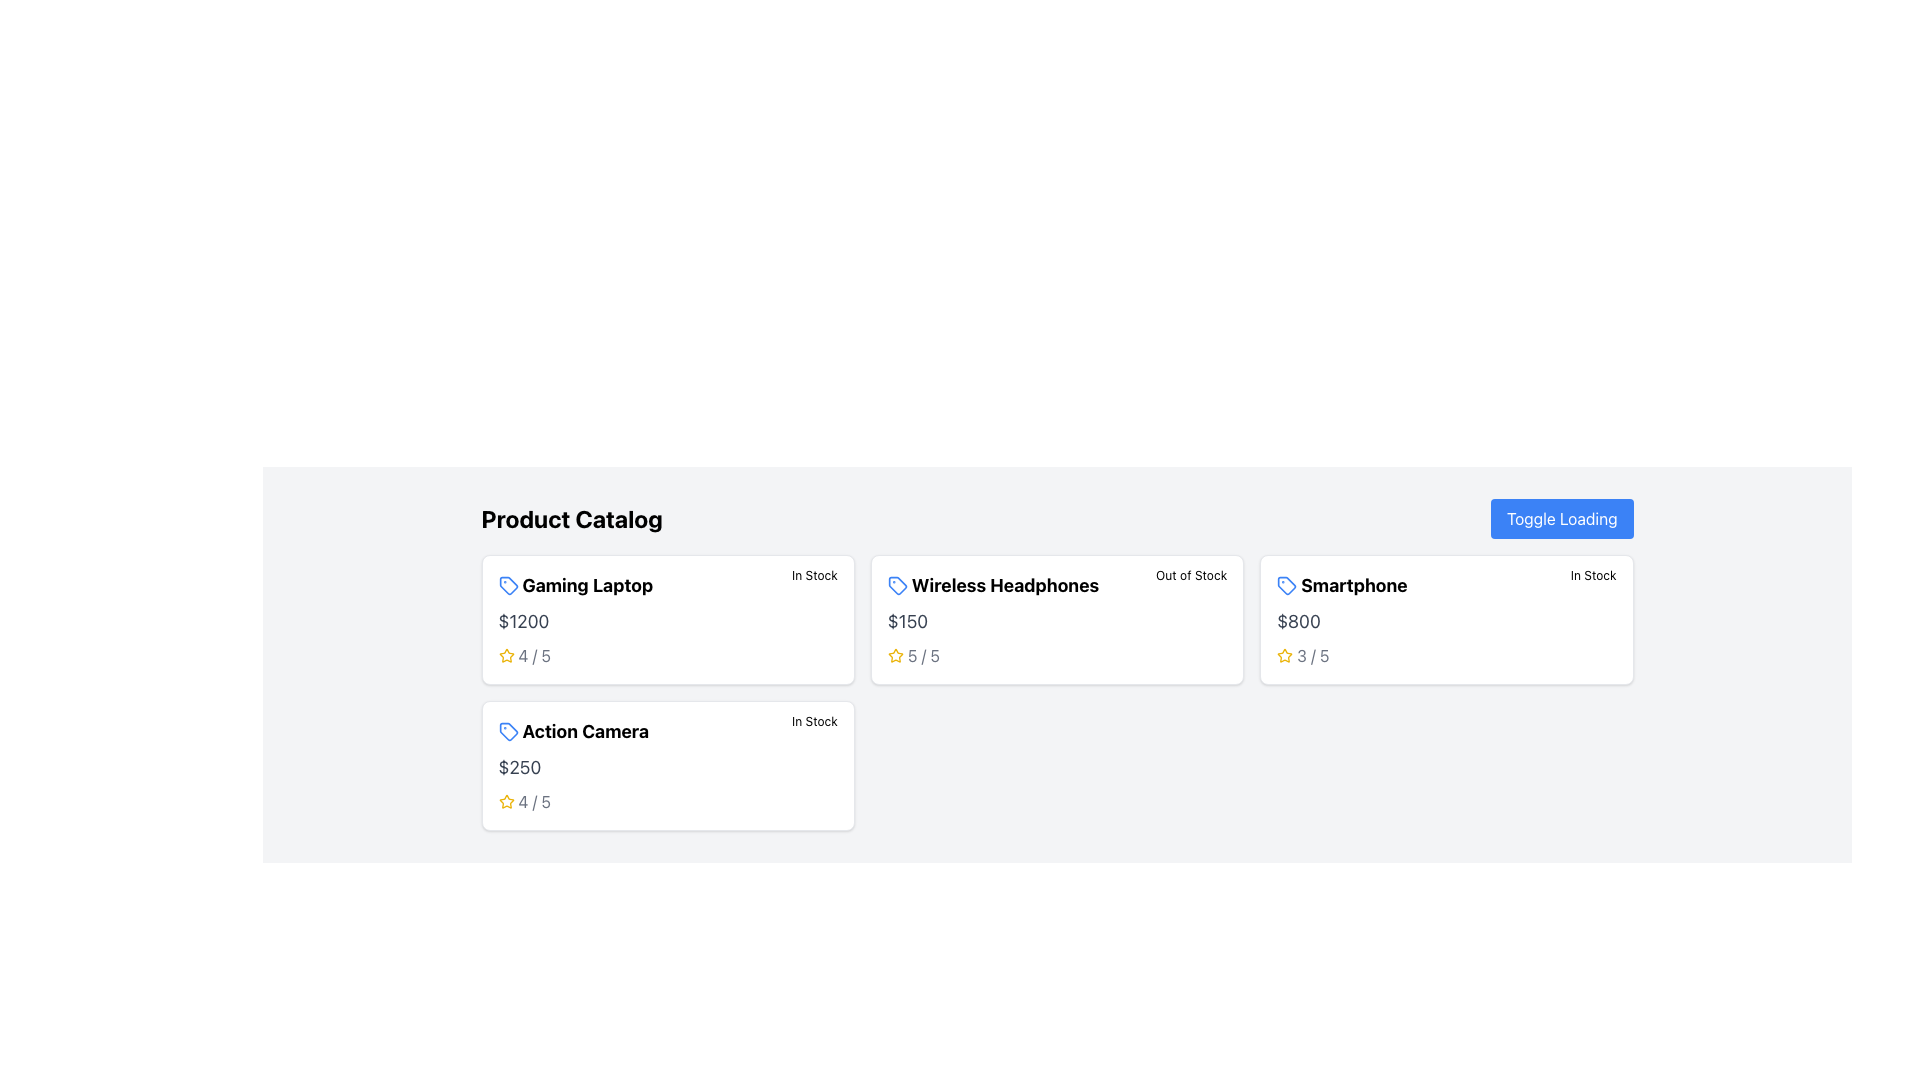  Describe the element at coordinates (1285, 655) in the screenshot. I see `the star icon representing the rating score of the 'Smartphone' product located in the fourth product card from the left, next to the text '3 / 5' and below the price` at that location.